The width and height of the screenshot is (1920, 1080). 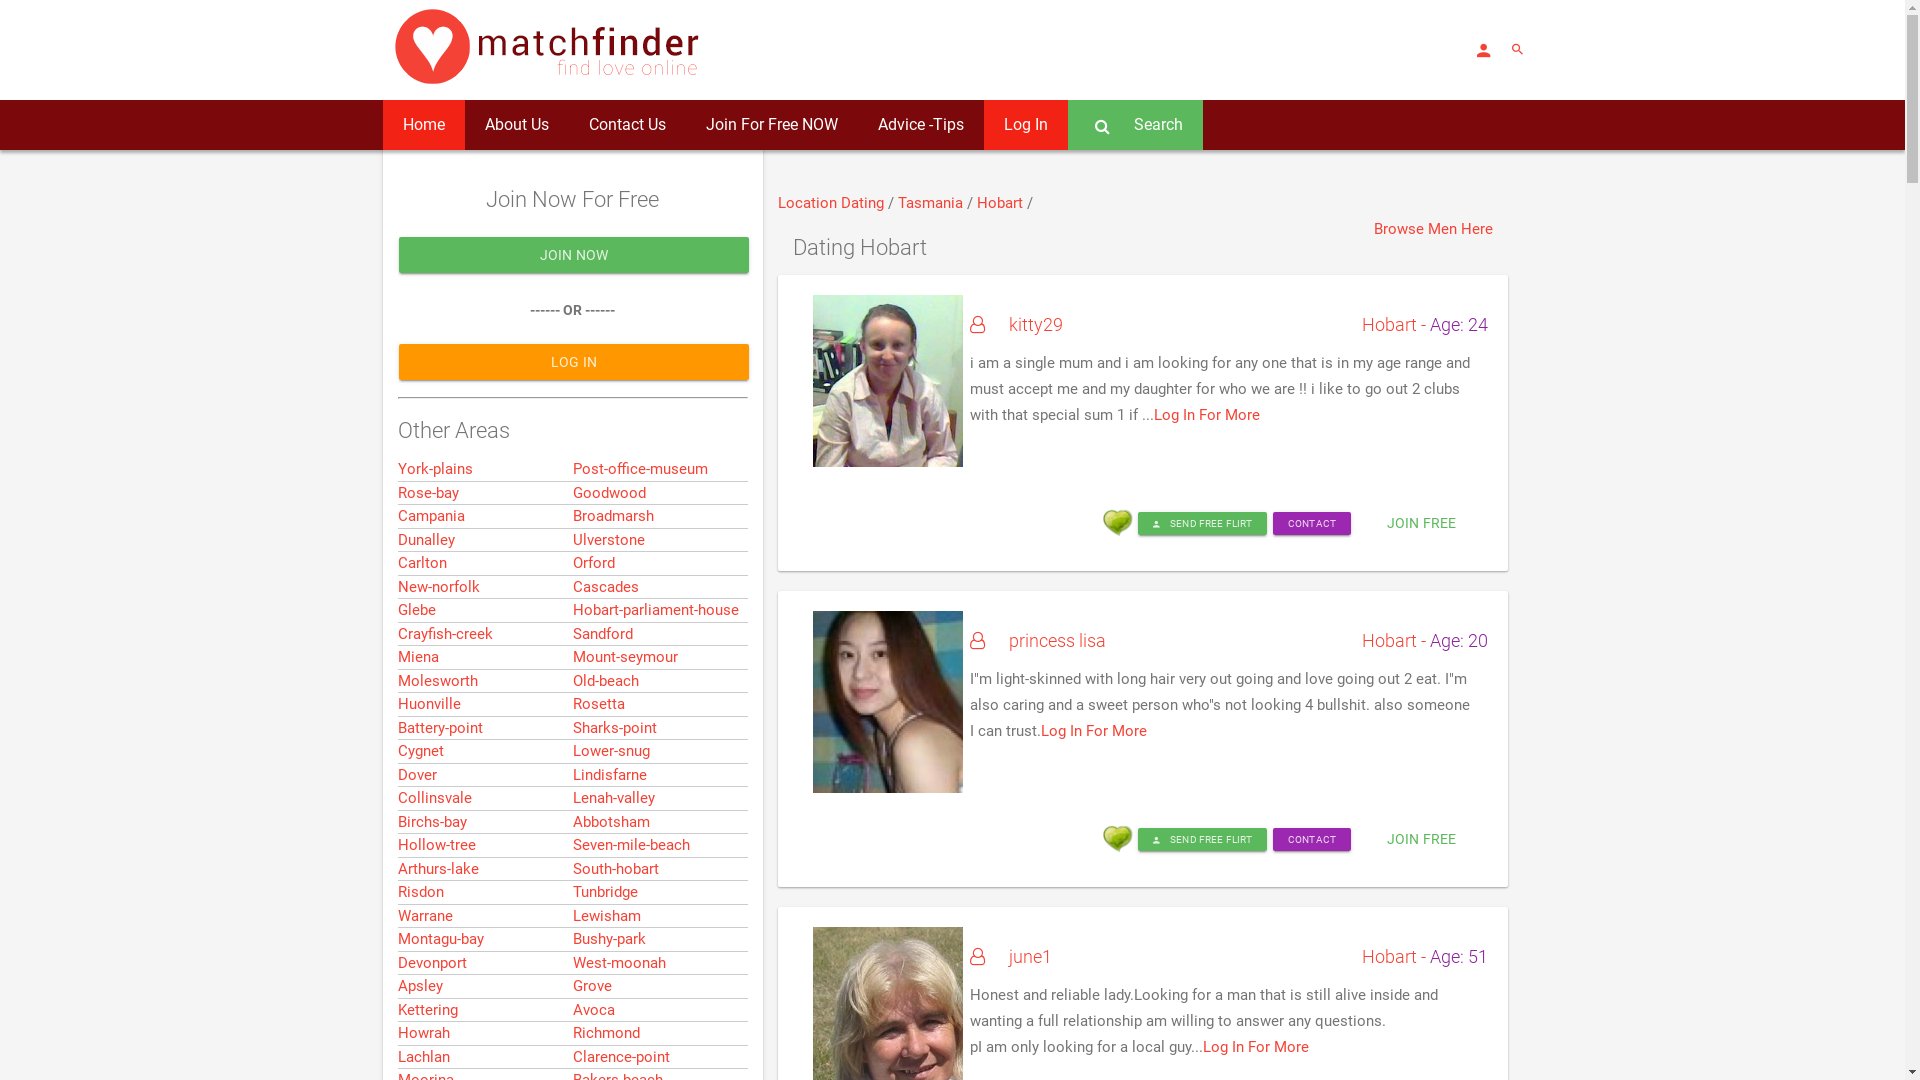 I want to click on 'About Us', so click(x=463, y=124).